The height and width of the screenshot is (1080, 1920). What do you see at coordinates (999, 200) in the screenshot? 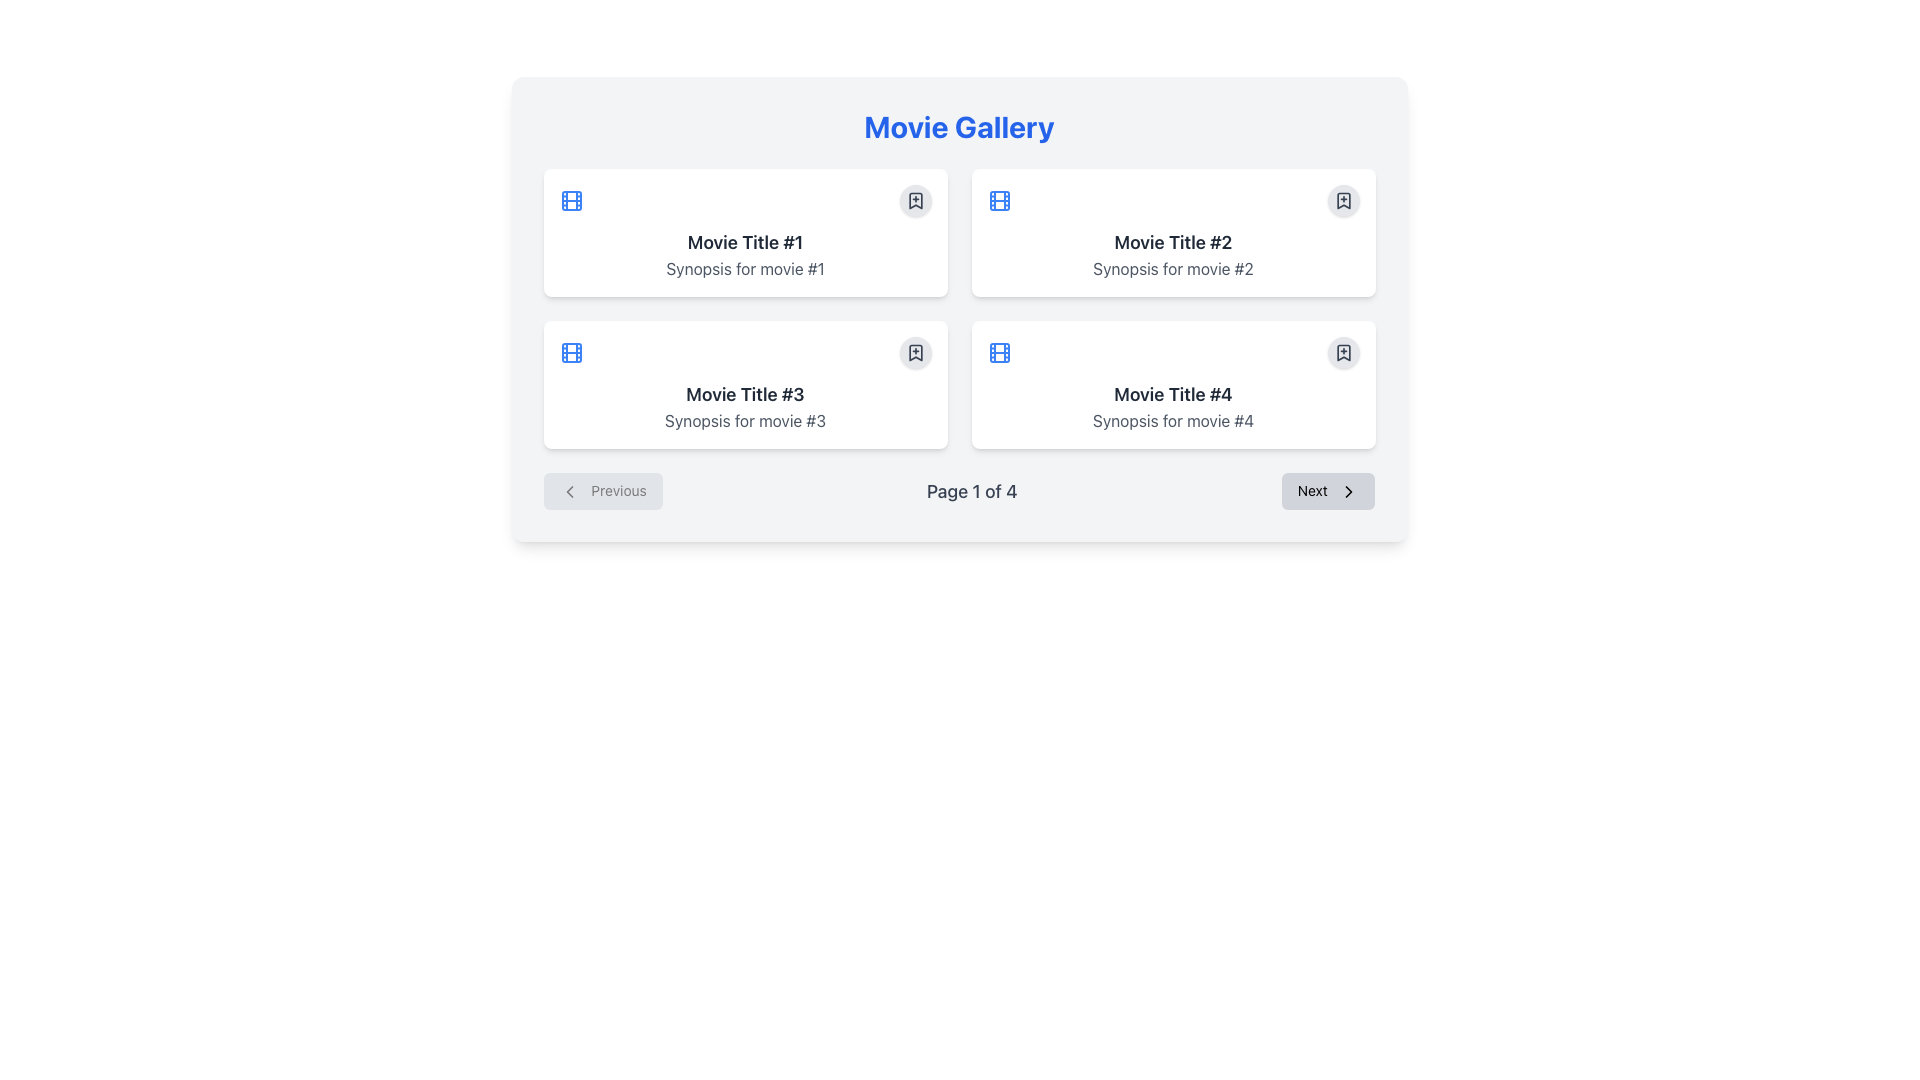
I see `the movie icon located in the upper-right of the card titled 'Movie Title #2' to interact with the associated content` at bounding box center [999, 200].